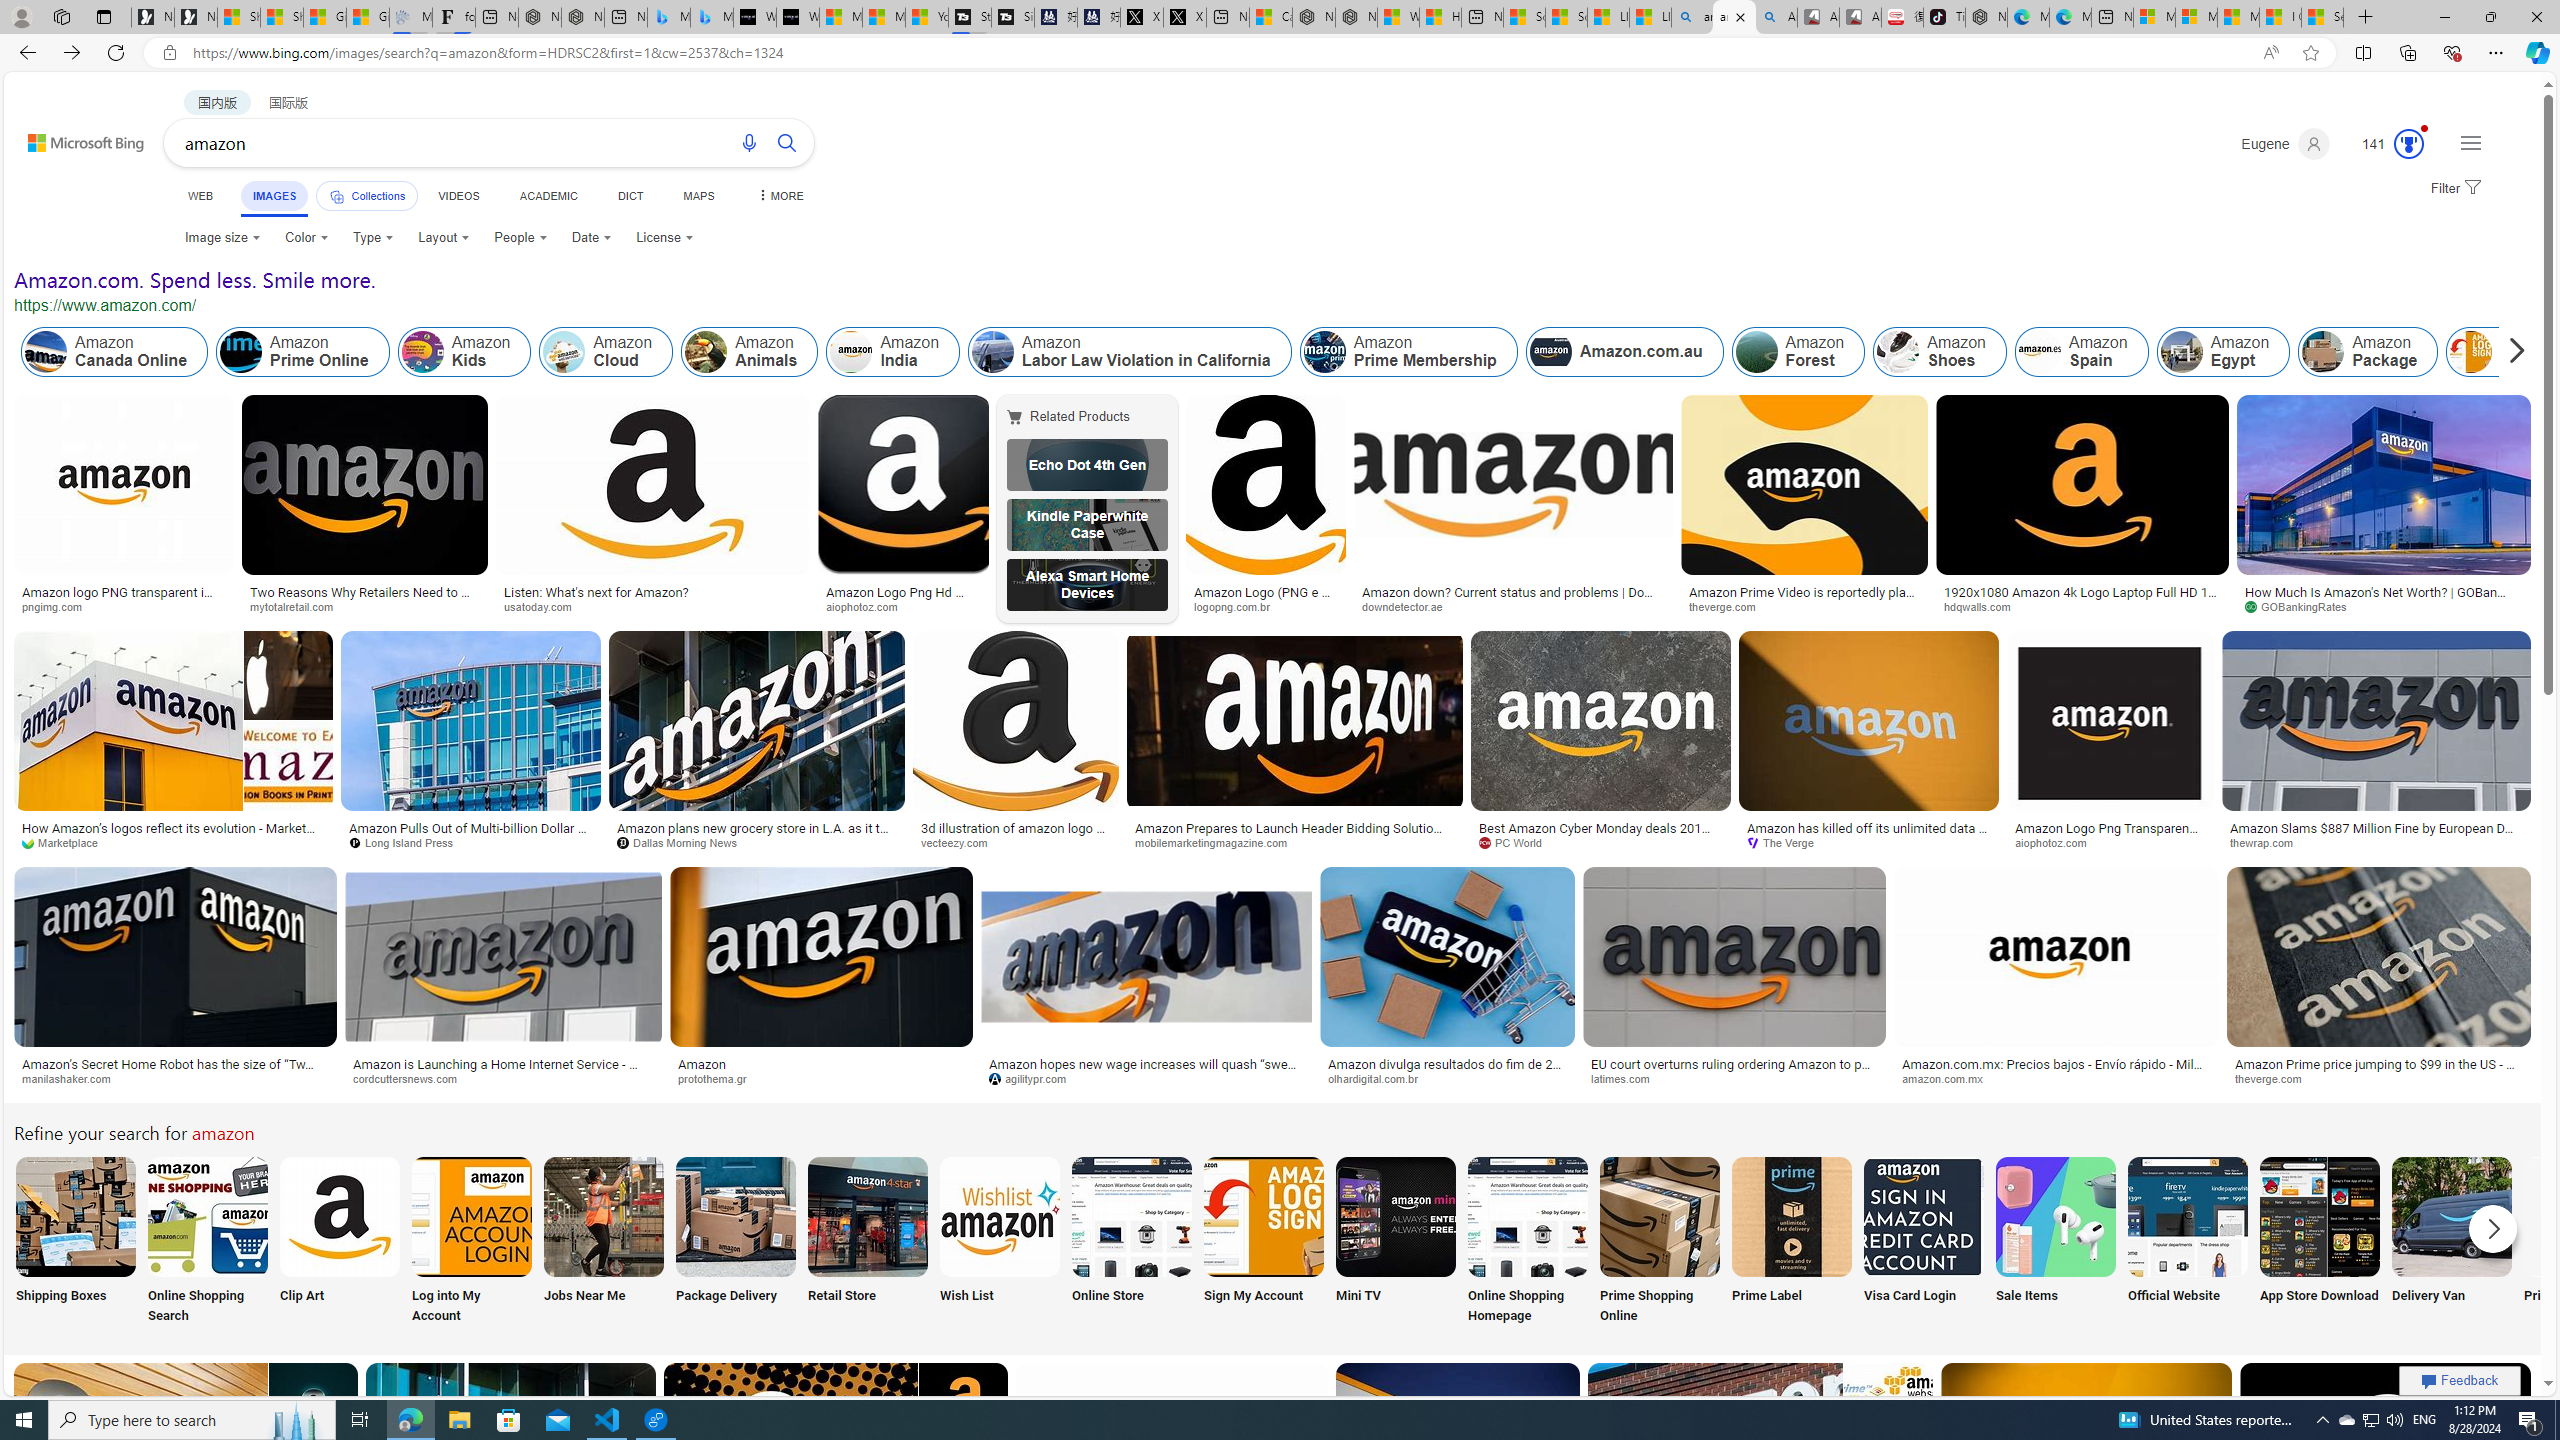  I want to click on 'MORE', so click(778, 195).